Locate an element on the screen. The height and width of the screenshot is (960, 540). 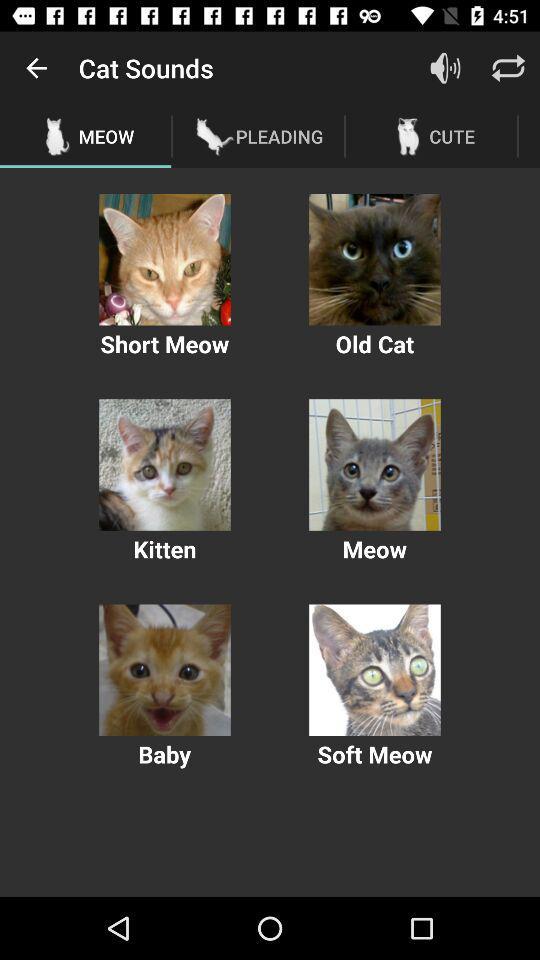
shift option is located at coordinates (508, 68).